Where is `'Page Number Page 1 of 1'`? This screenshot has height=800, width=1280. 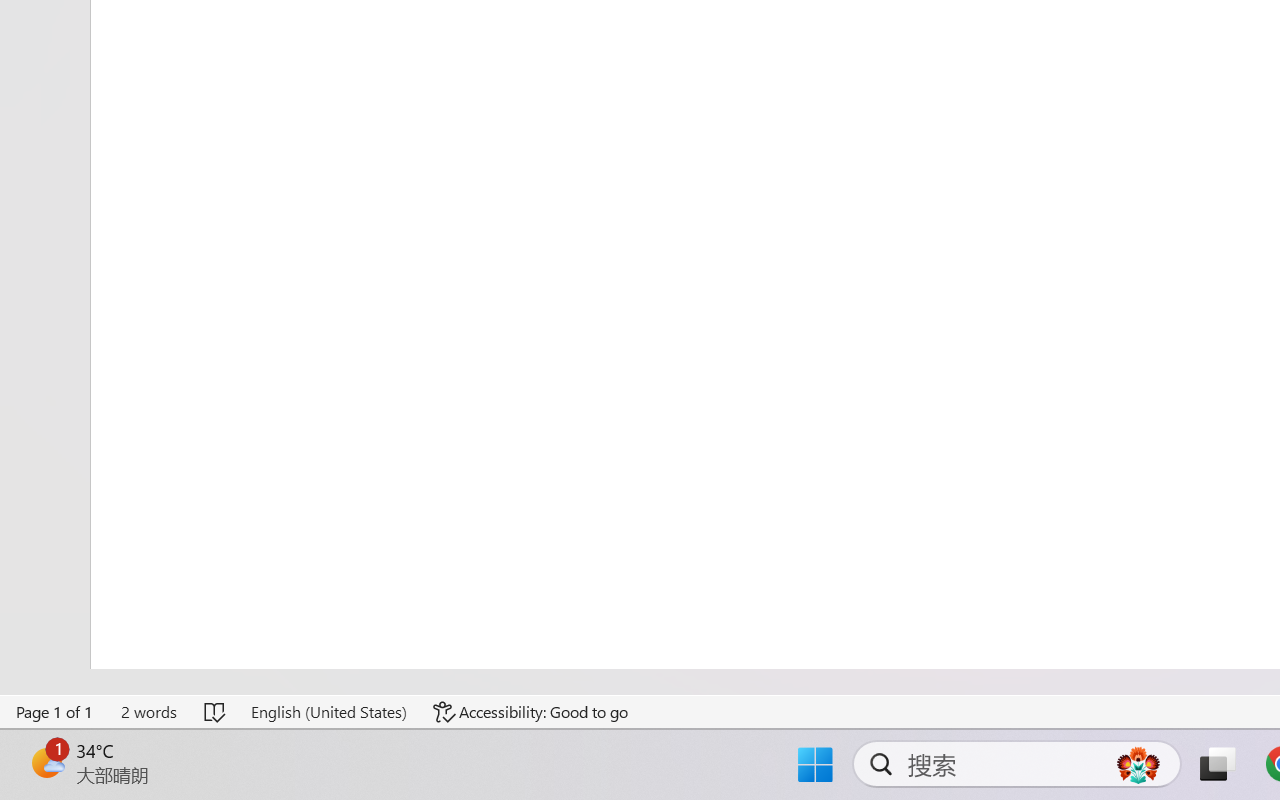
'Page Number Page 1 of 1' is located at coordinates (55, 711).